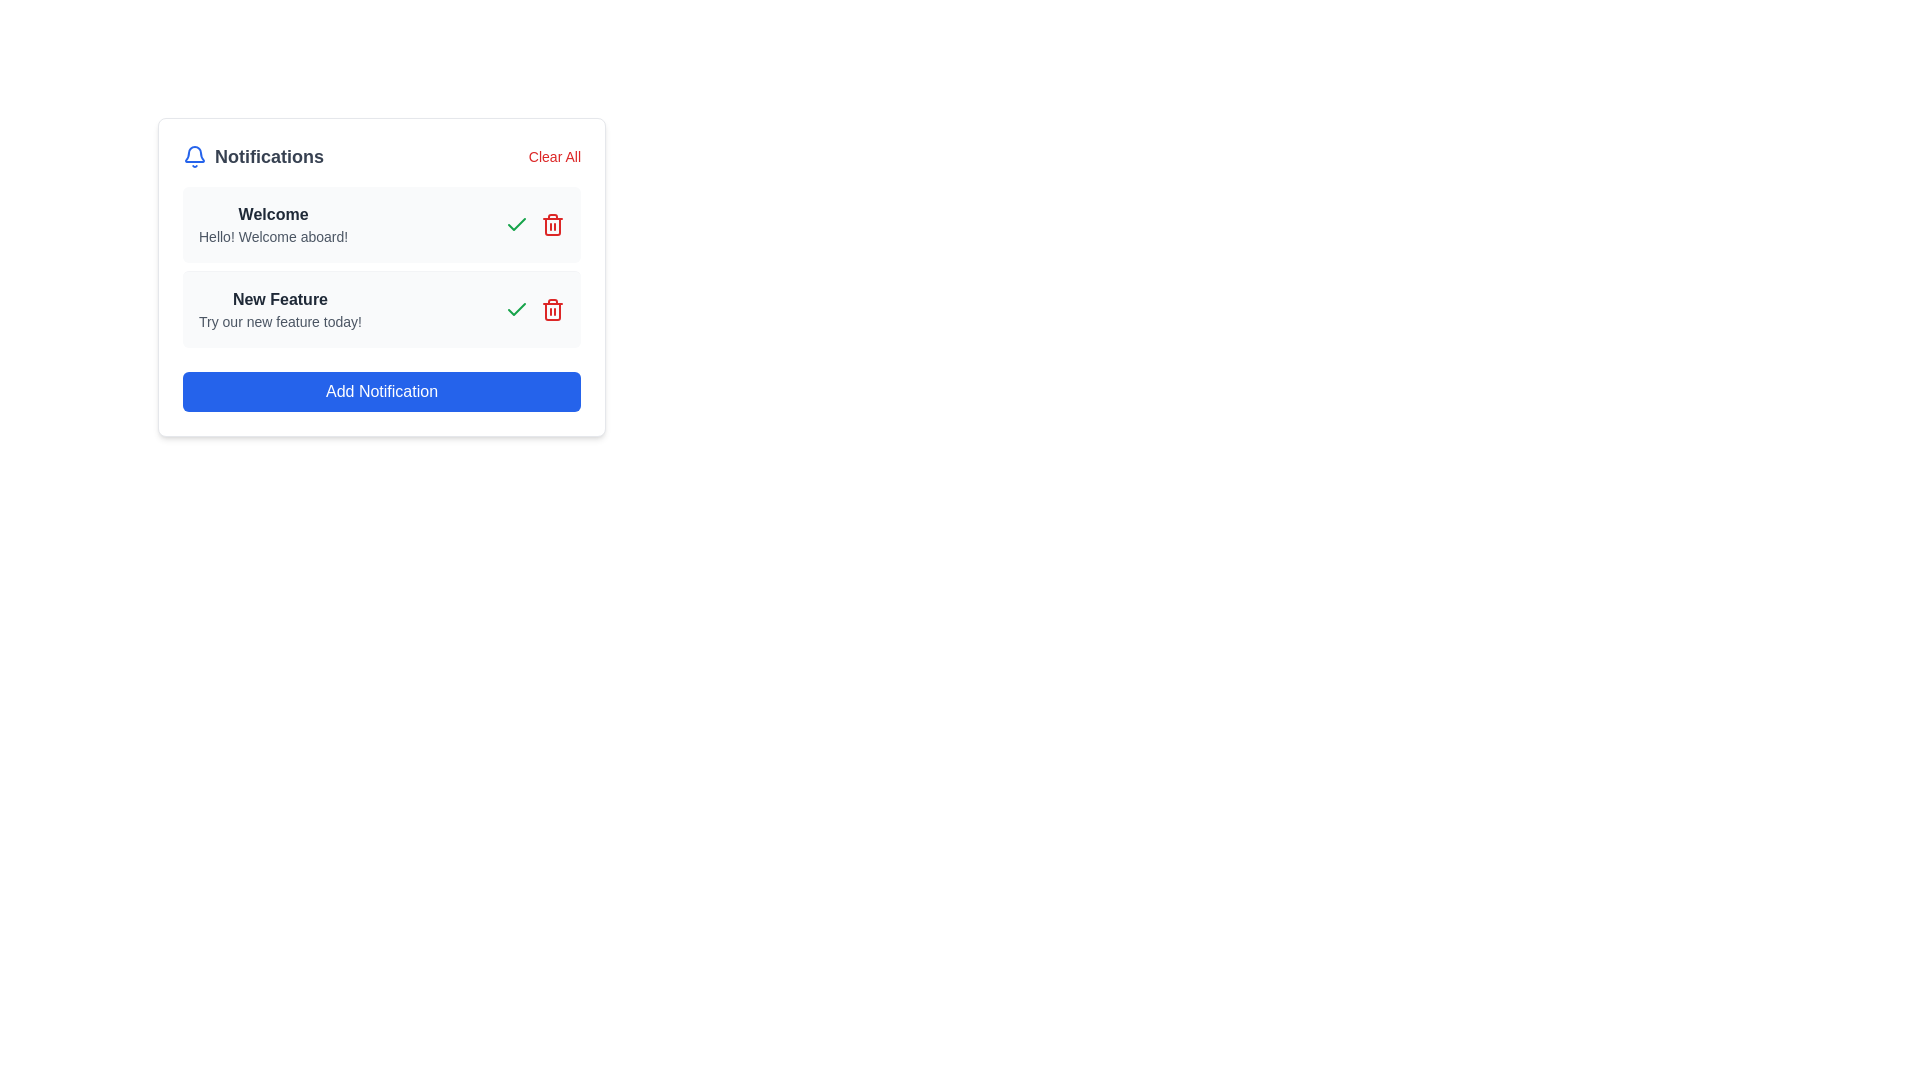 Image resolution: width=1920 pixels, height=1080 pixels. What do you see at coordinates (279, 300) in the screenshot?
I see `the title text label of the notification that summarizes the message, which is located above the text block reading 'Try our new feature today!', in the notification panel` at bounding box center [279, 300].